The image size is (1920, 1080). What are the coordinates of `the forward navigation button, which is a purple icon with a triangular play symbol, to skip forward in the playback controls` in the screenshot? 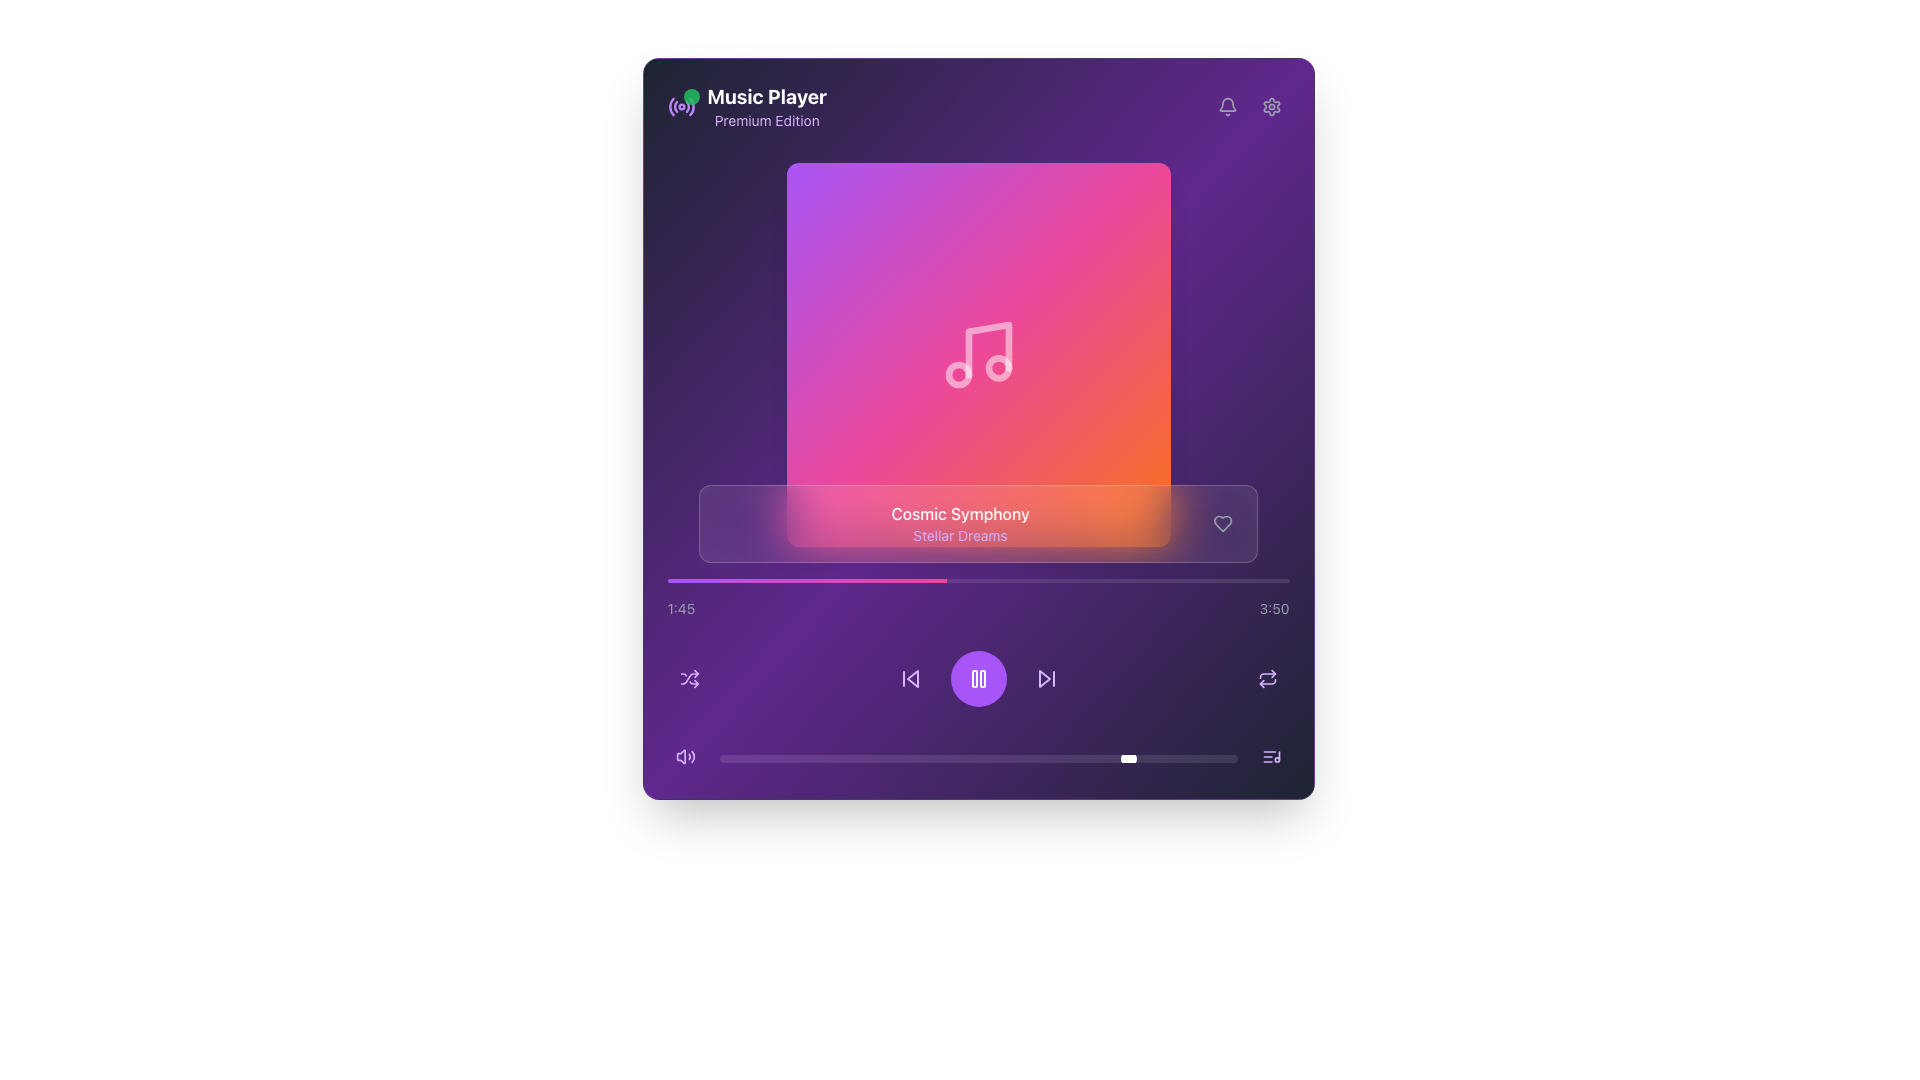 It's located at (1045, 677).